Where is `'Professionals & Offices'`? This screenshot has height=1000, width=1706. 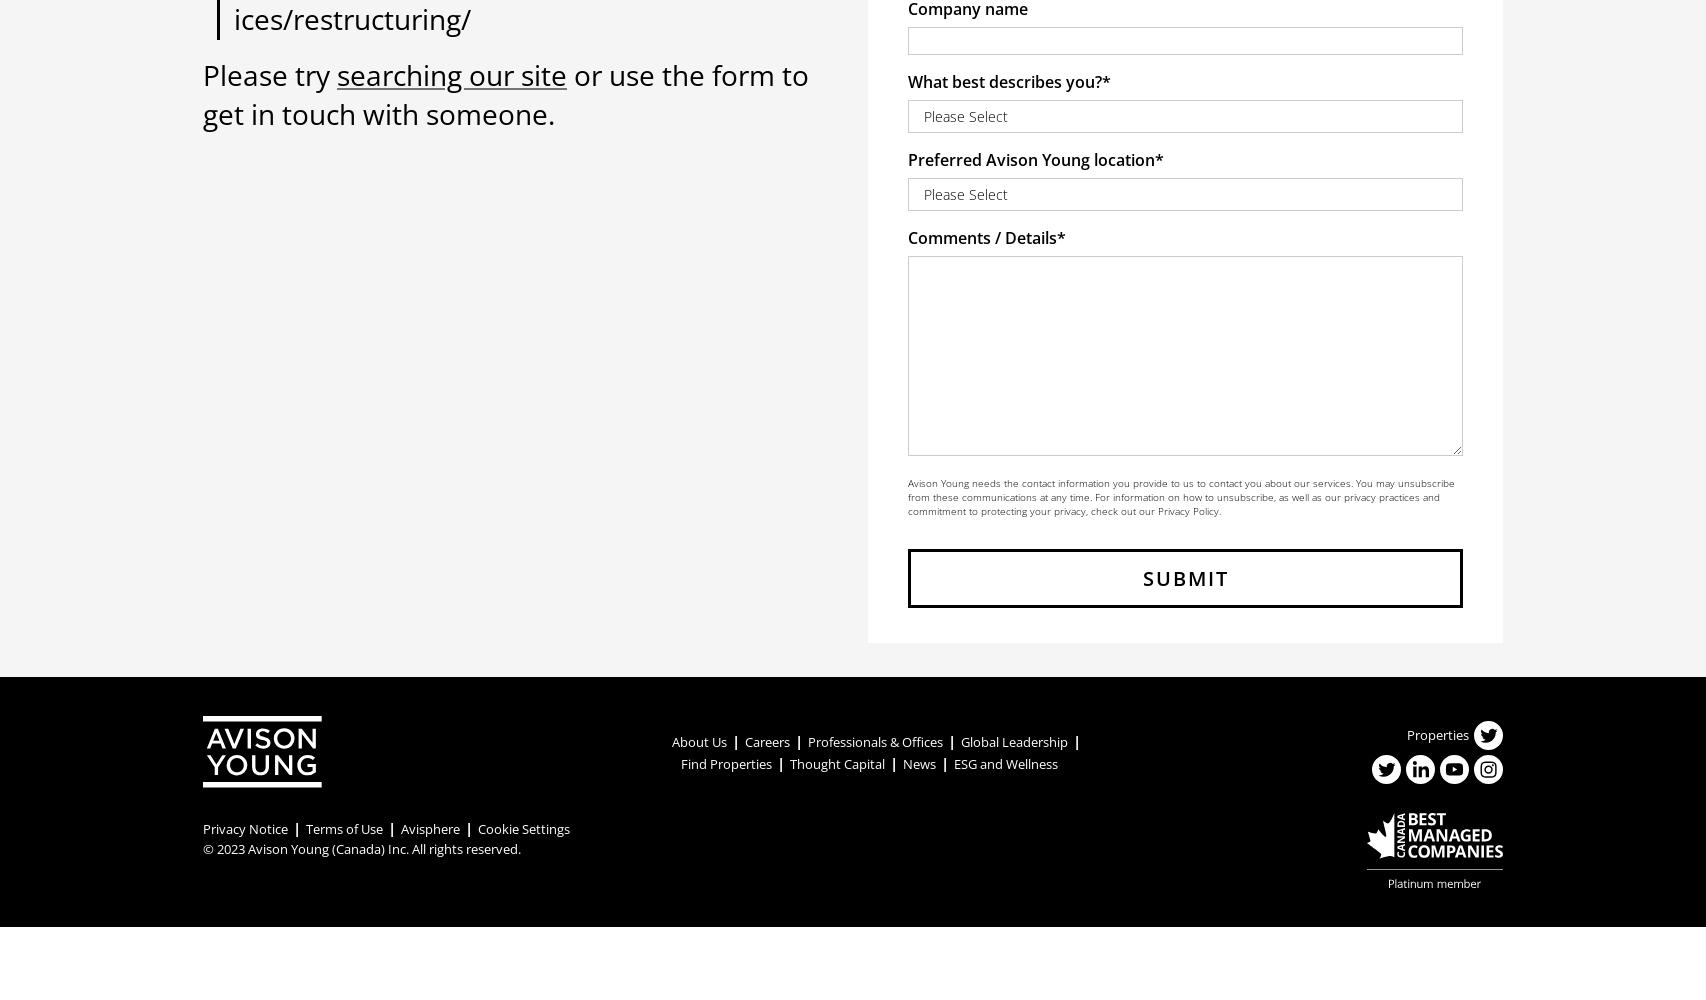
'Professionals & Offices' is located at coordinates (874, 740).